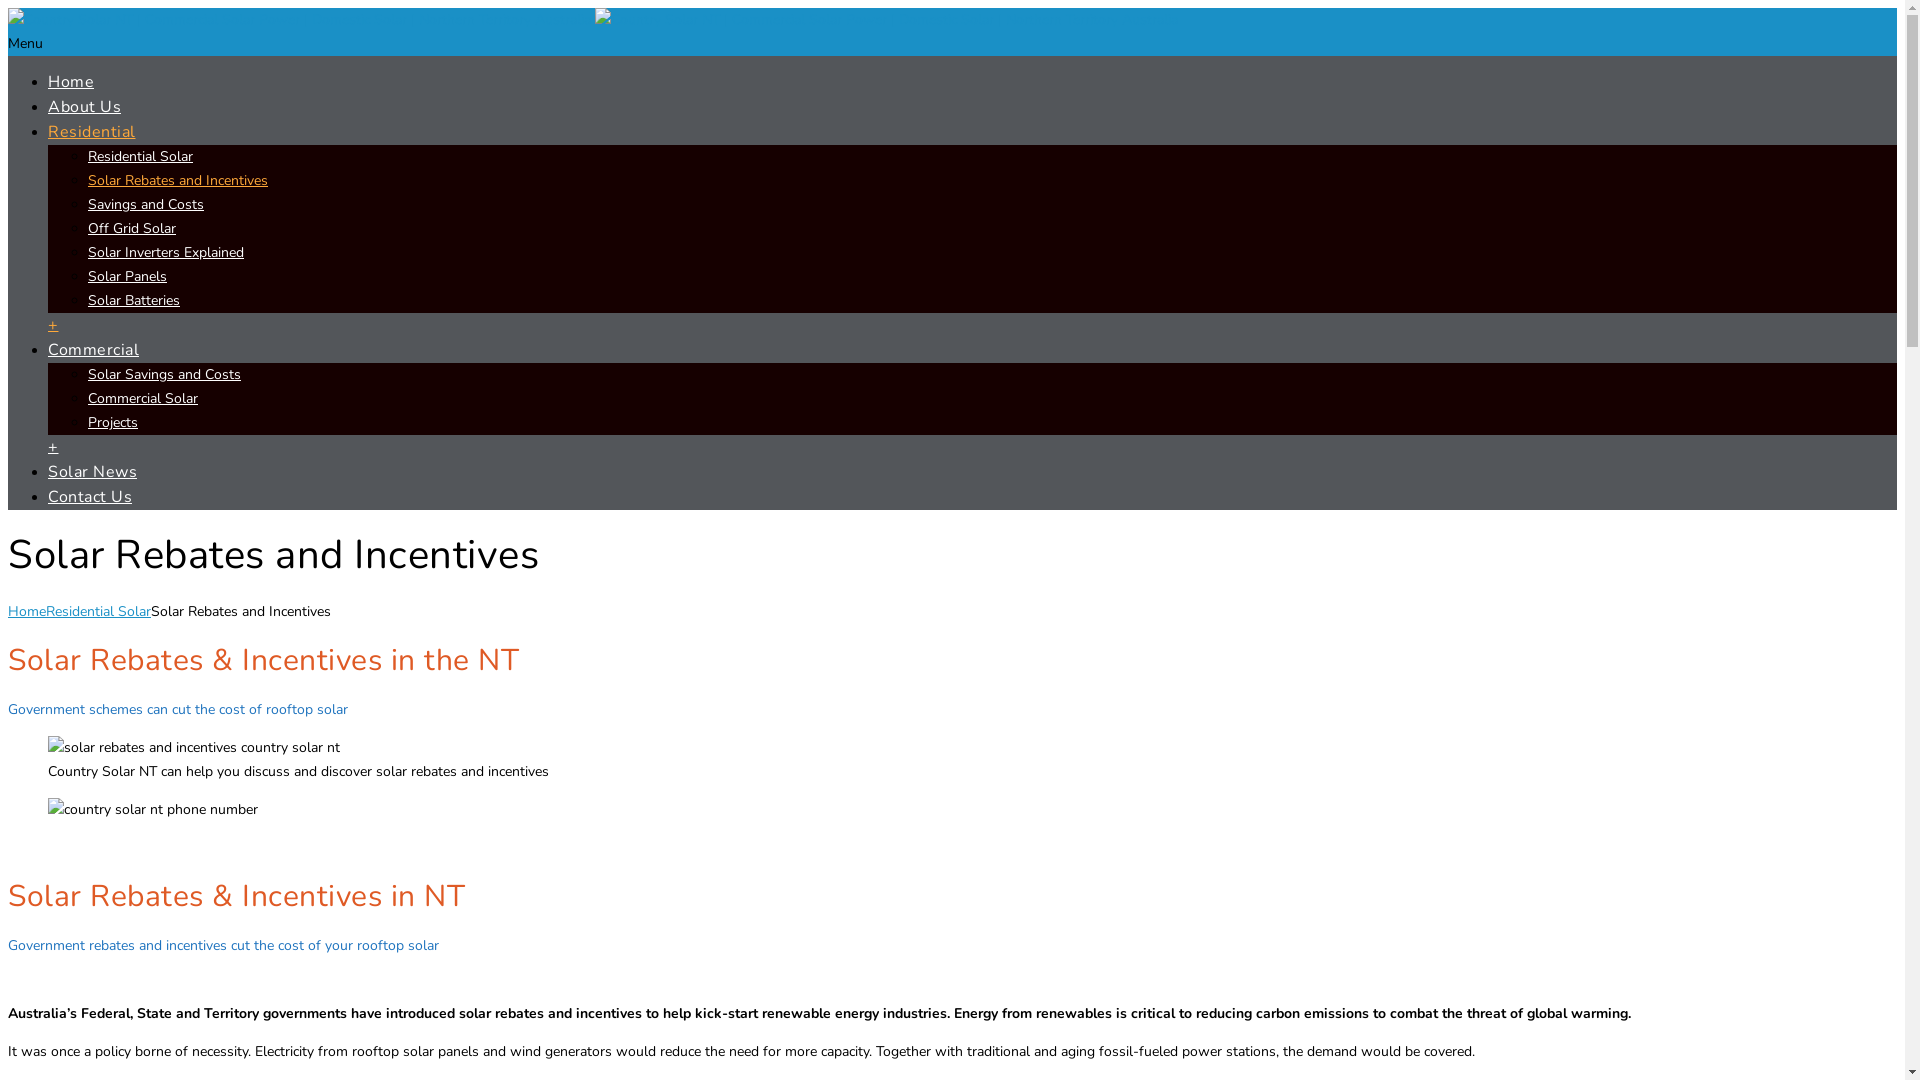  I want to click on 'Residential Solar', so click(139, 155).